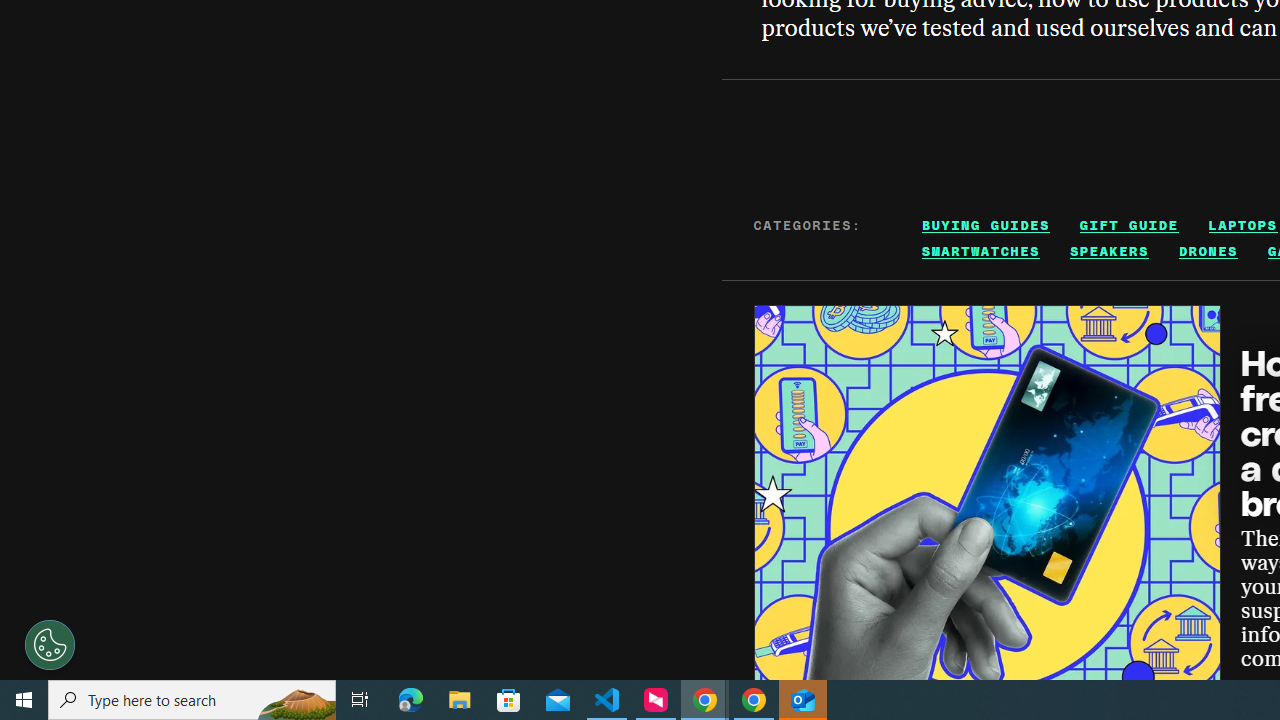 This screenshot has height=720, width=1280. What do you see at coordinates (986, 225) in the screenshot?
I see `'BUYING GUIDES'` at bounding box center [986, 225].